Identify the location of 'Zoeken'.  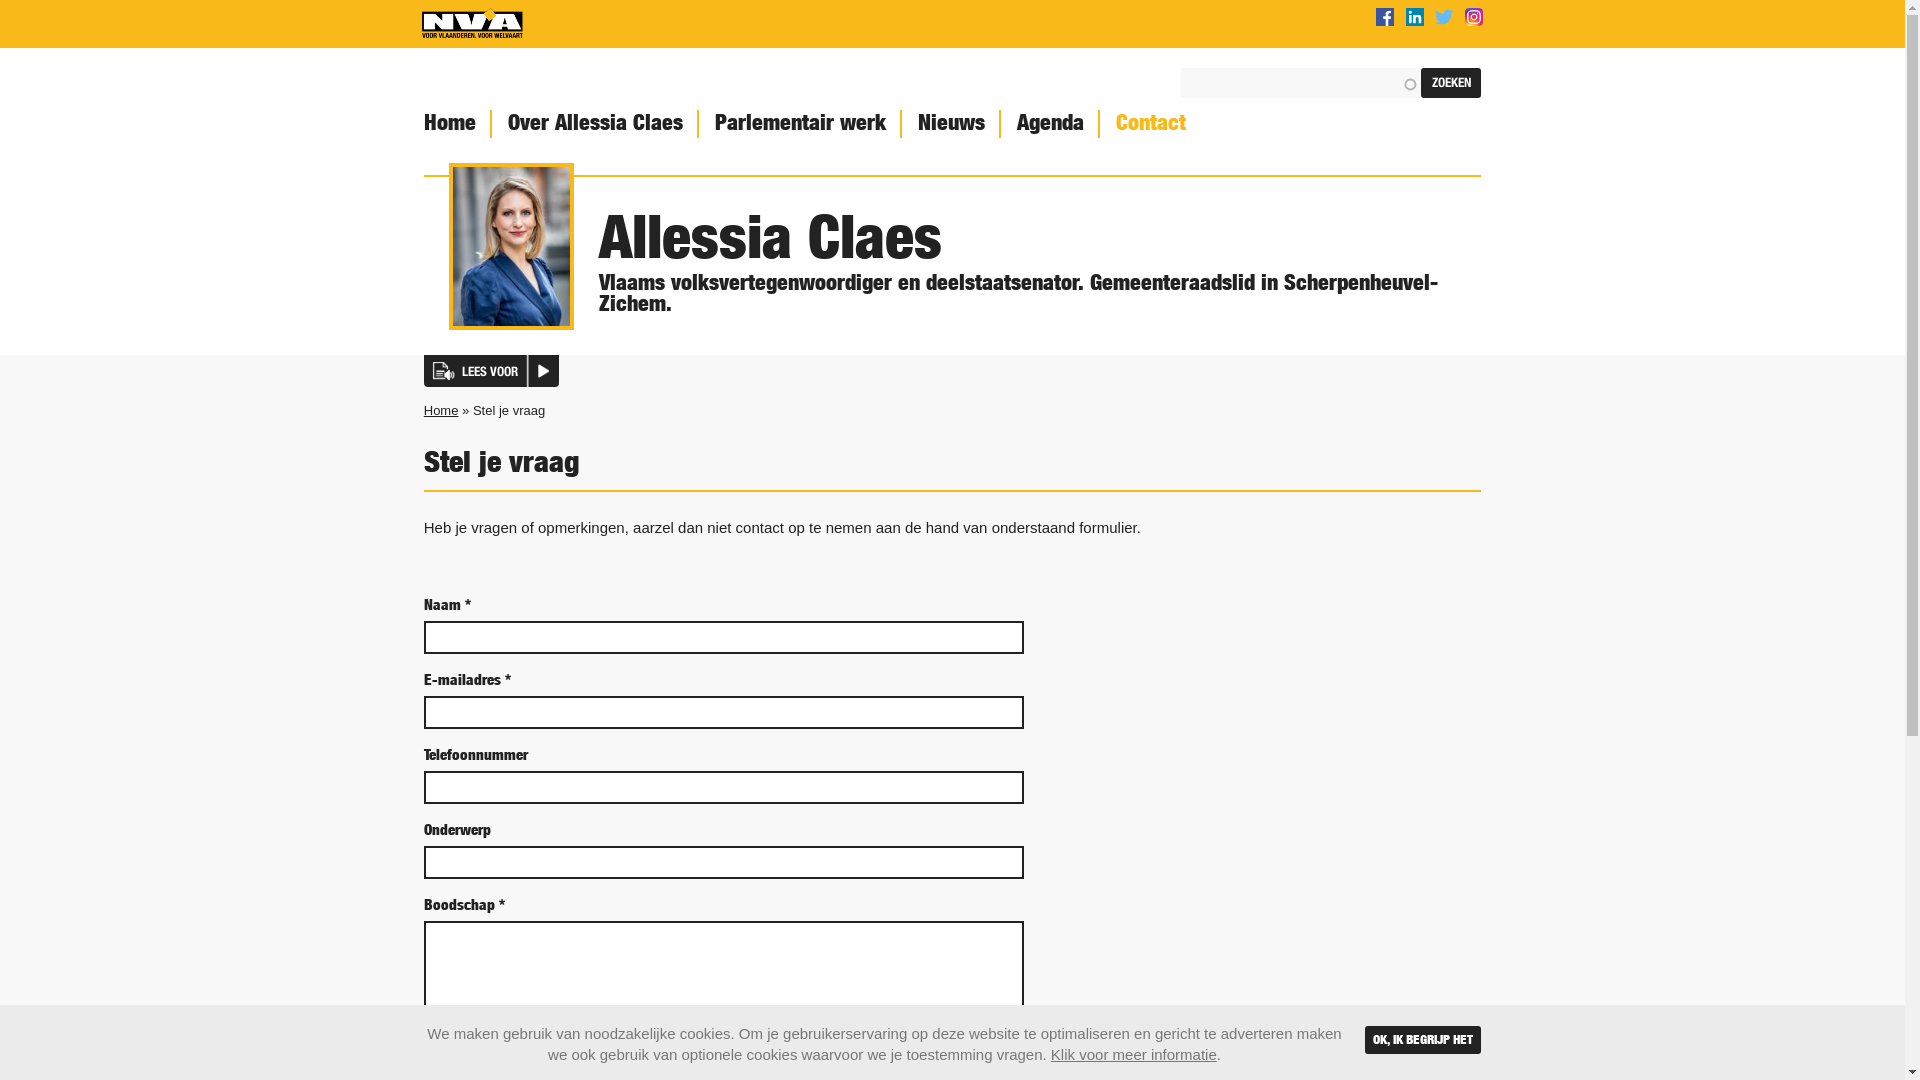
(1419, 82).